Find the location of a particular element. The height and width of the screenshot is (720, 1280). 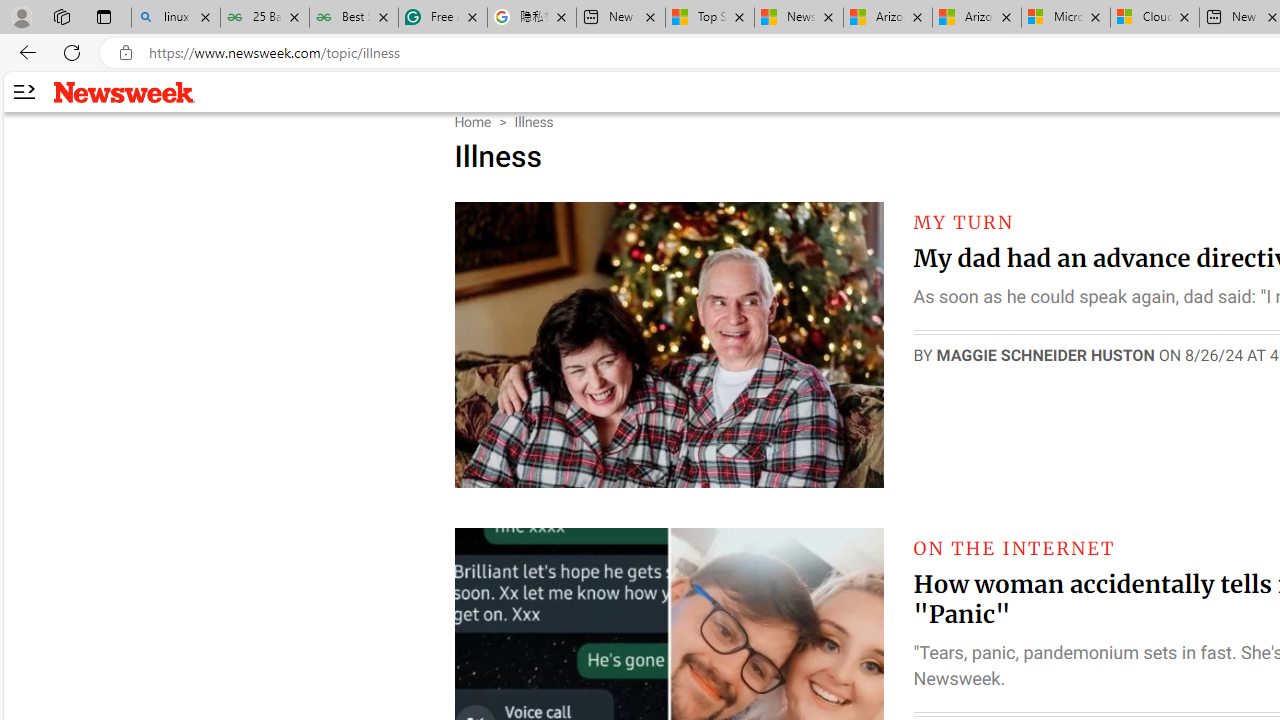

'MY TURN' is located at coordinates (963, 222).